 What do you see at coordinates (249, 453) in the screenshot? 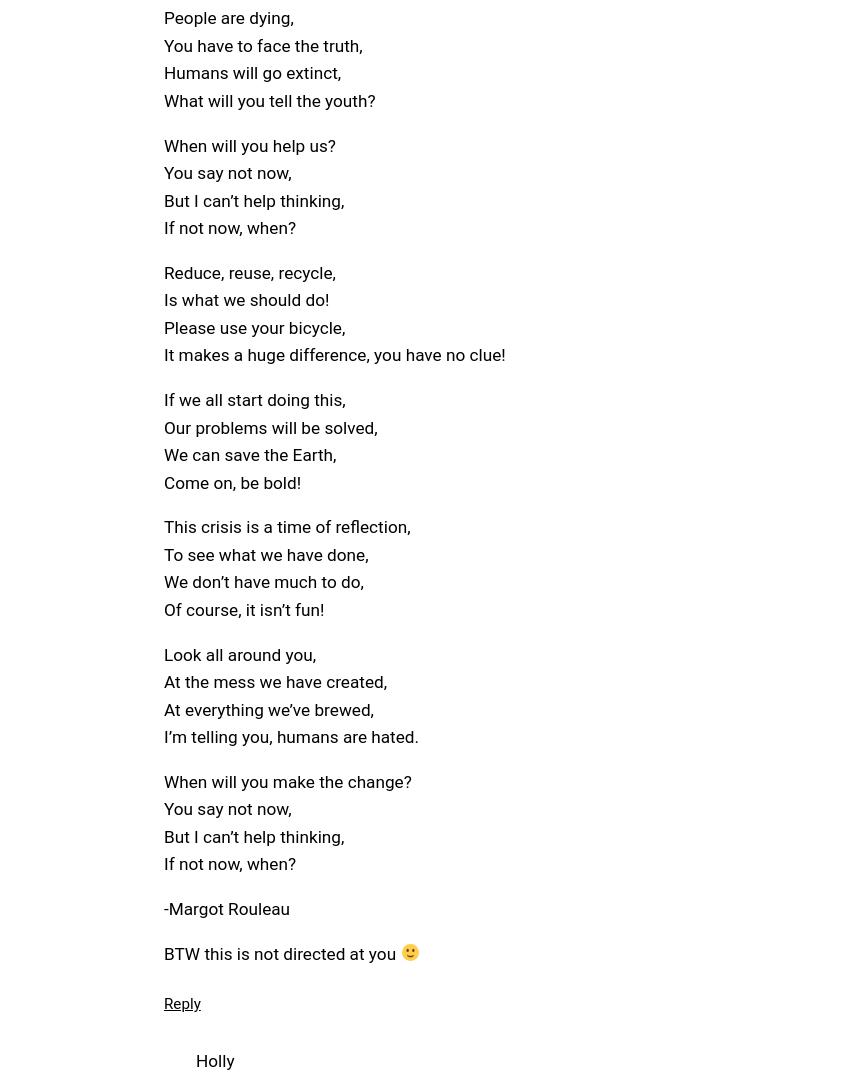
I see `'We can save the Earth,'` at bounding box center [249, 453].